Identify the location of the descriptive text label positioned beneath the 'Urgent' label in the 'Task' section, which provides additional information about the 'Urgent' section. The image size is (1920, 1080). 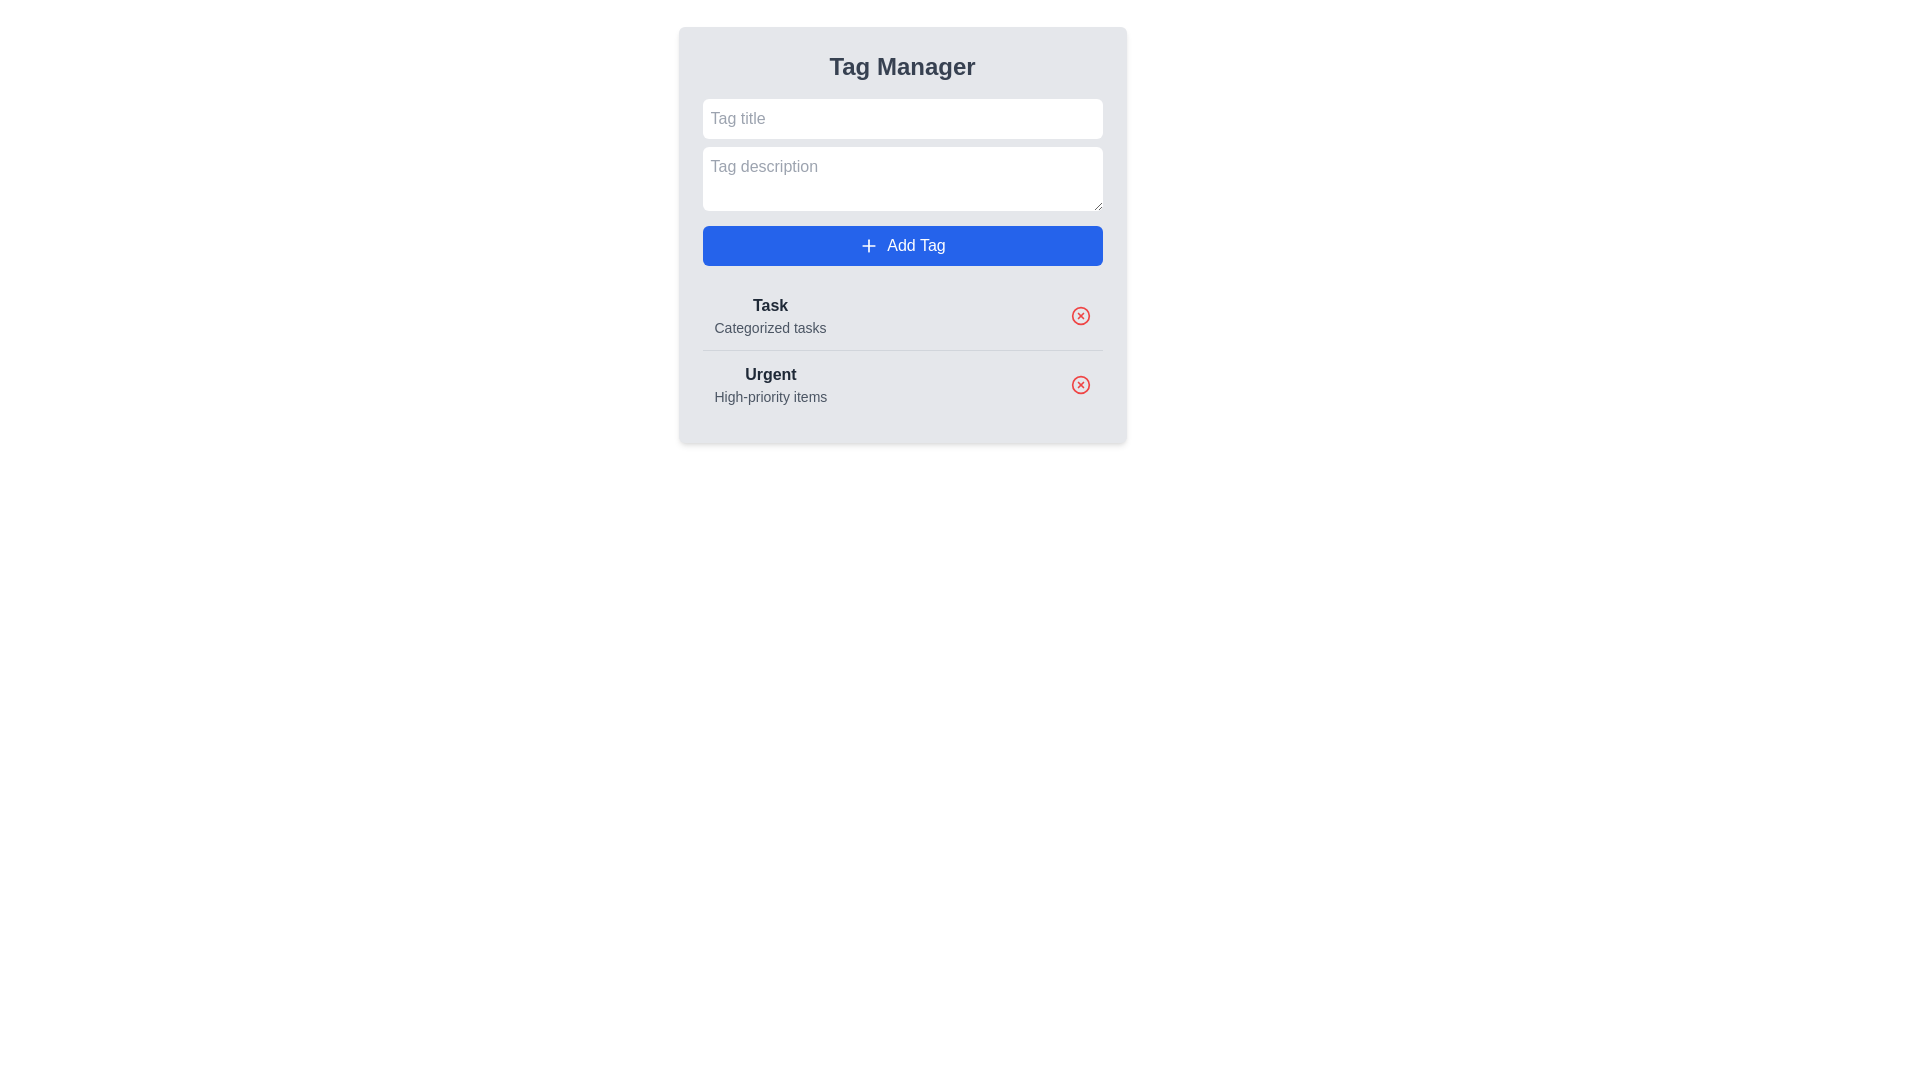
(769, 397).